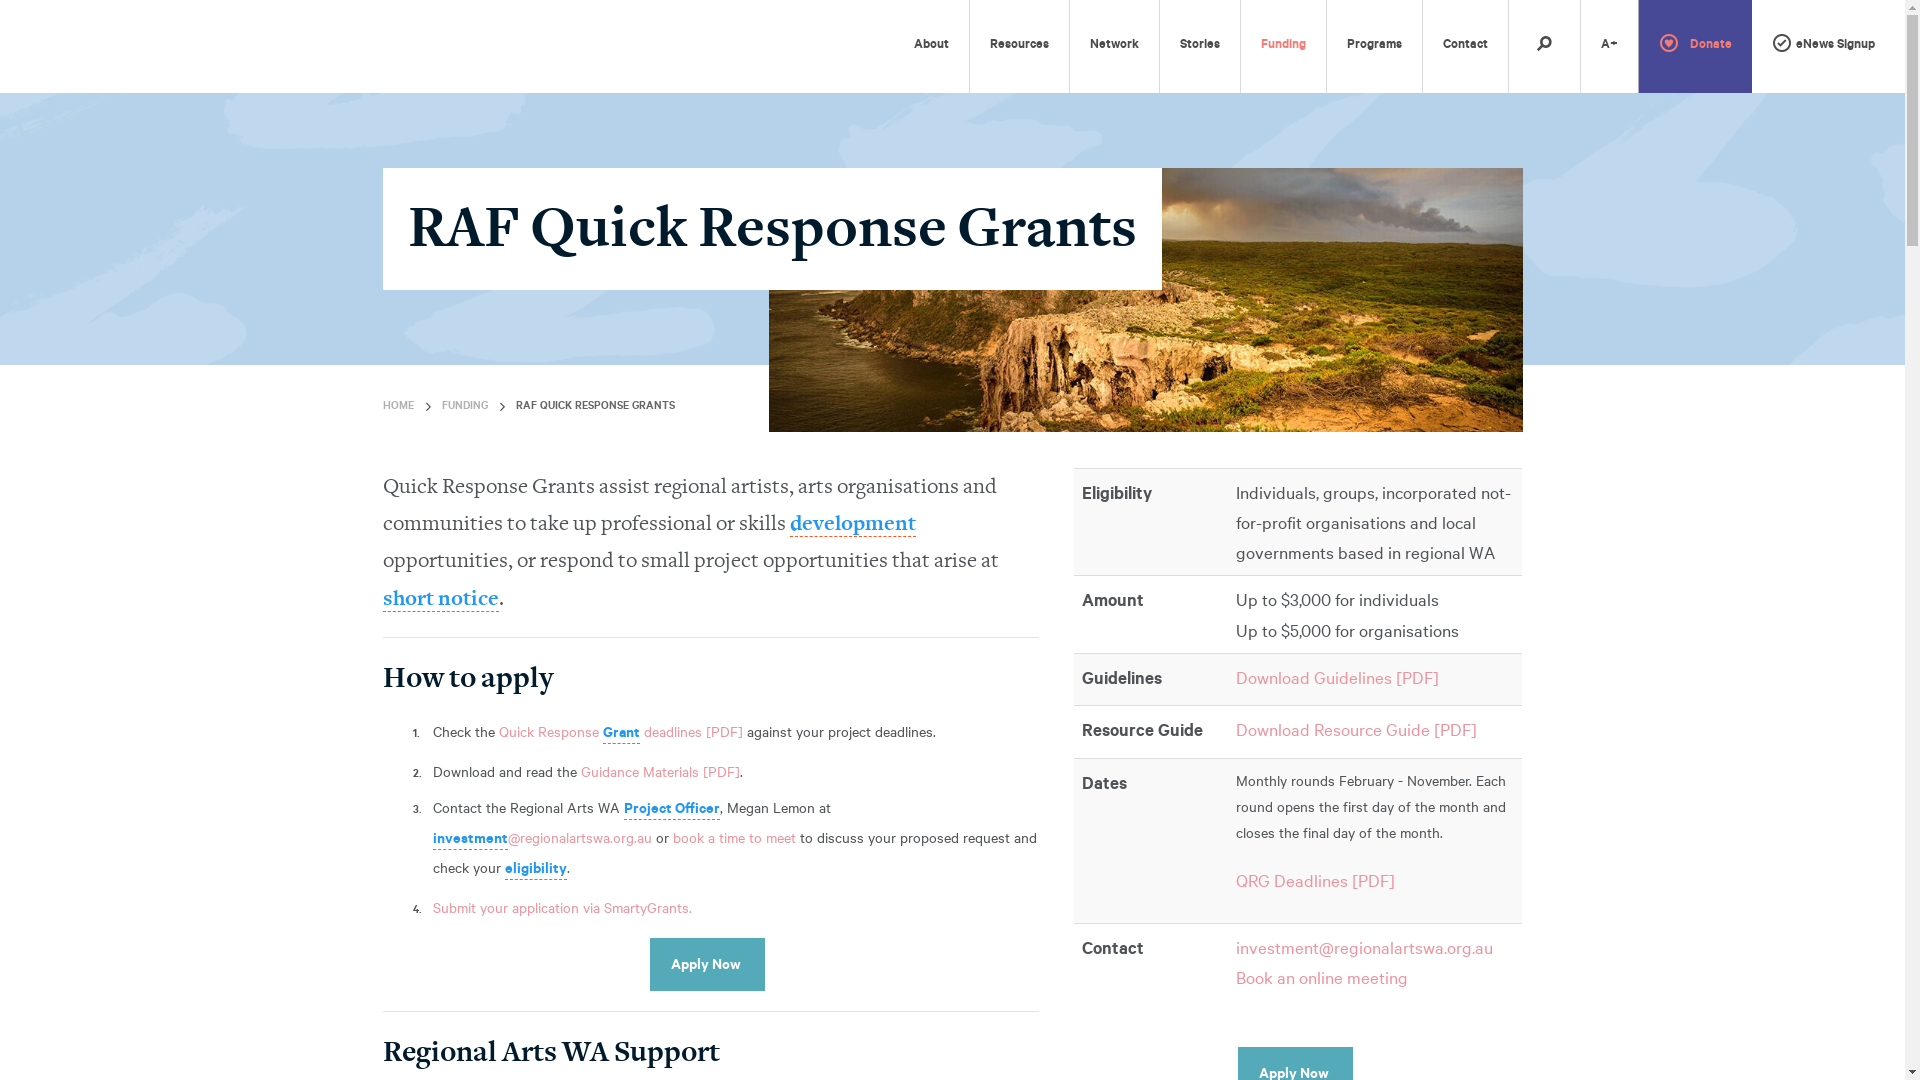  What do you see at coordinates (618, 731) in the screenshot?
I see `'Quick Response Grant deadlines [PDF]'` at bounding box center [618, 731].